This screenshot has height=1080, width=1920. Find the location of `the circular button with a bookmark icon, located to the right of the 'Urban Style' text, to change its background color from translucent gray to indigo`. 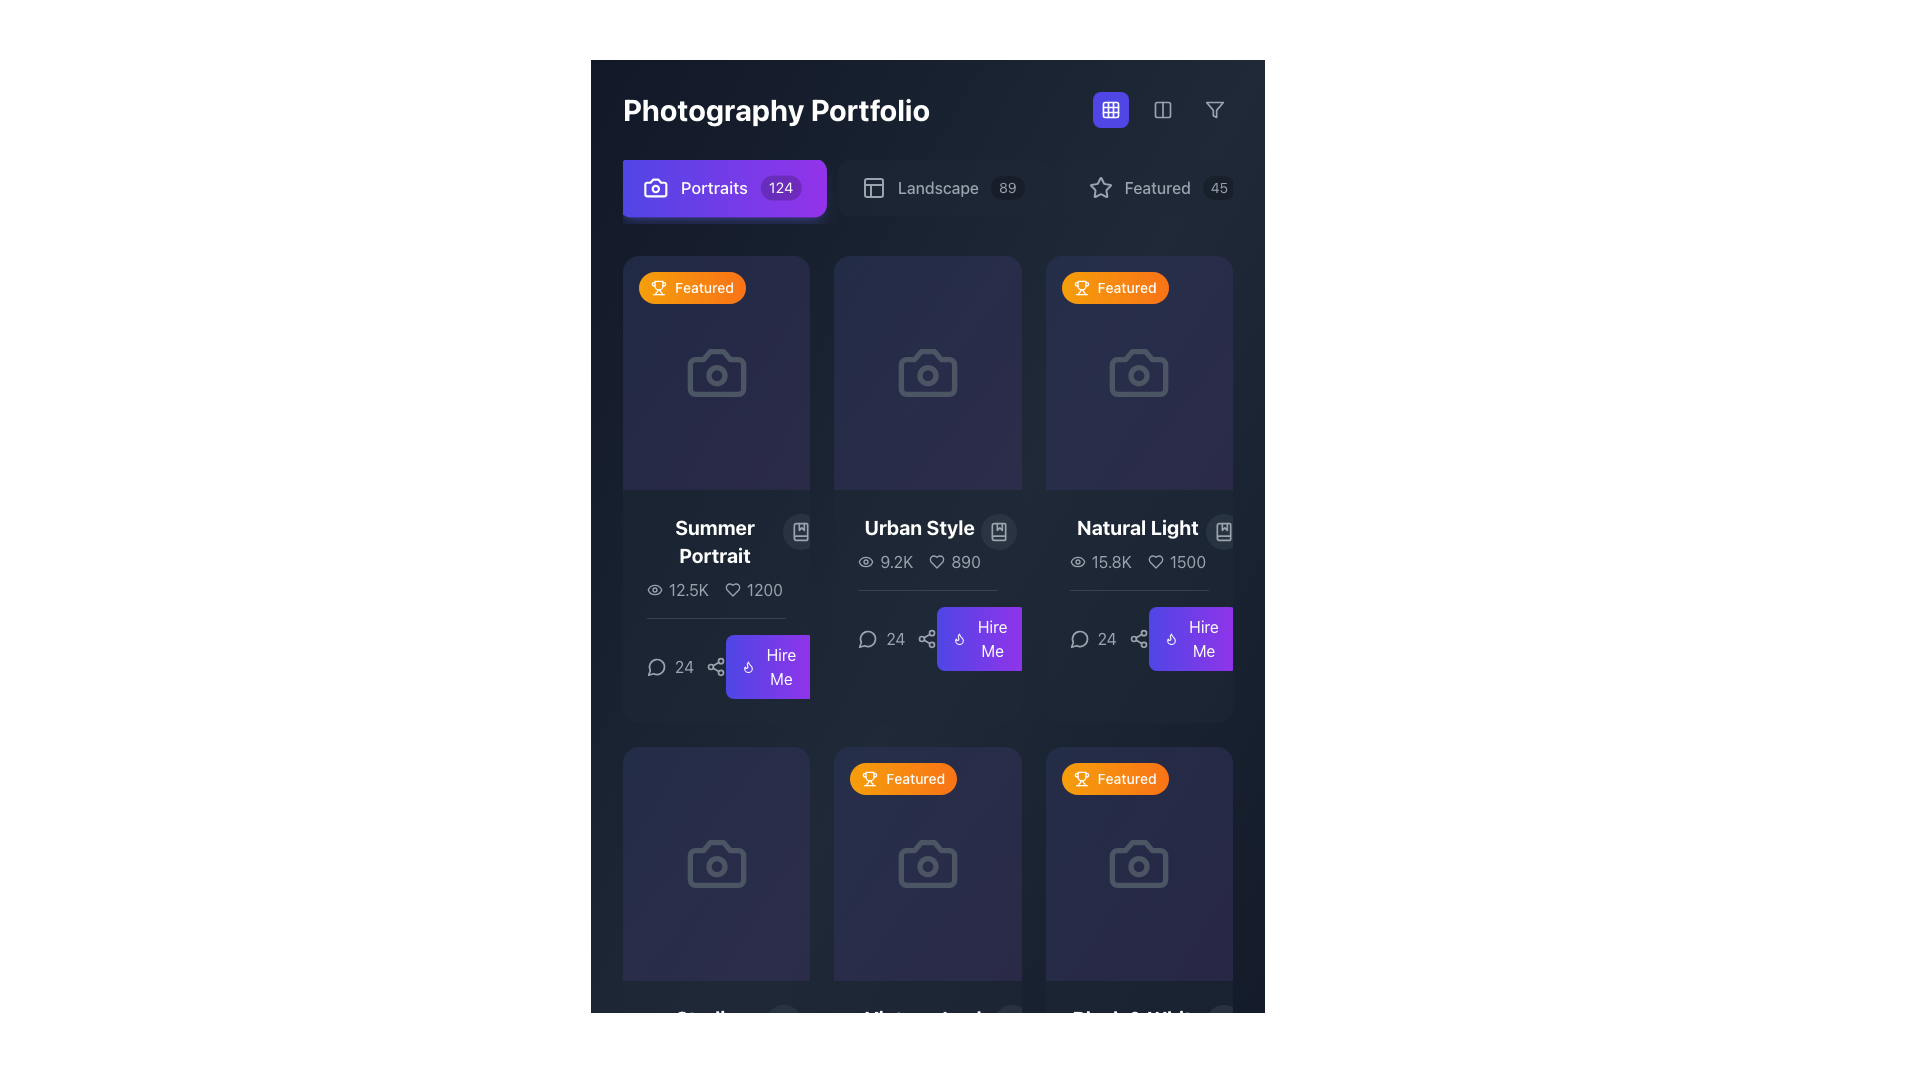

the circular button with a bookmark icon, located to the right of the 'Urban Style' text, to change its background color from translucent gray to indigo is located at coordinates (998, 531).